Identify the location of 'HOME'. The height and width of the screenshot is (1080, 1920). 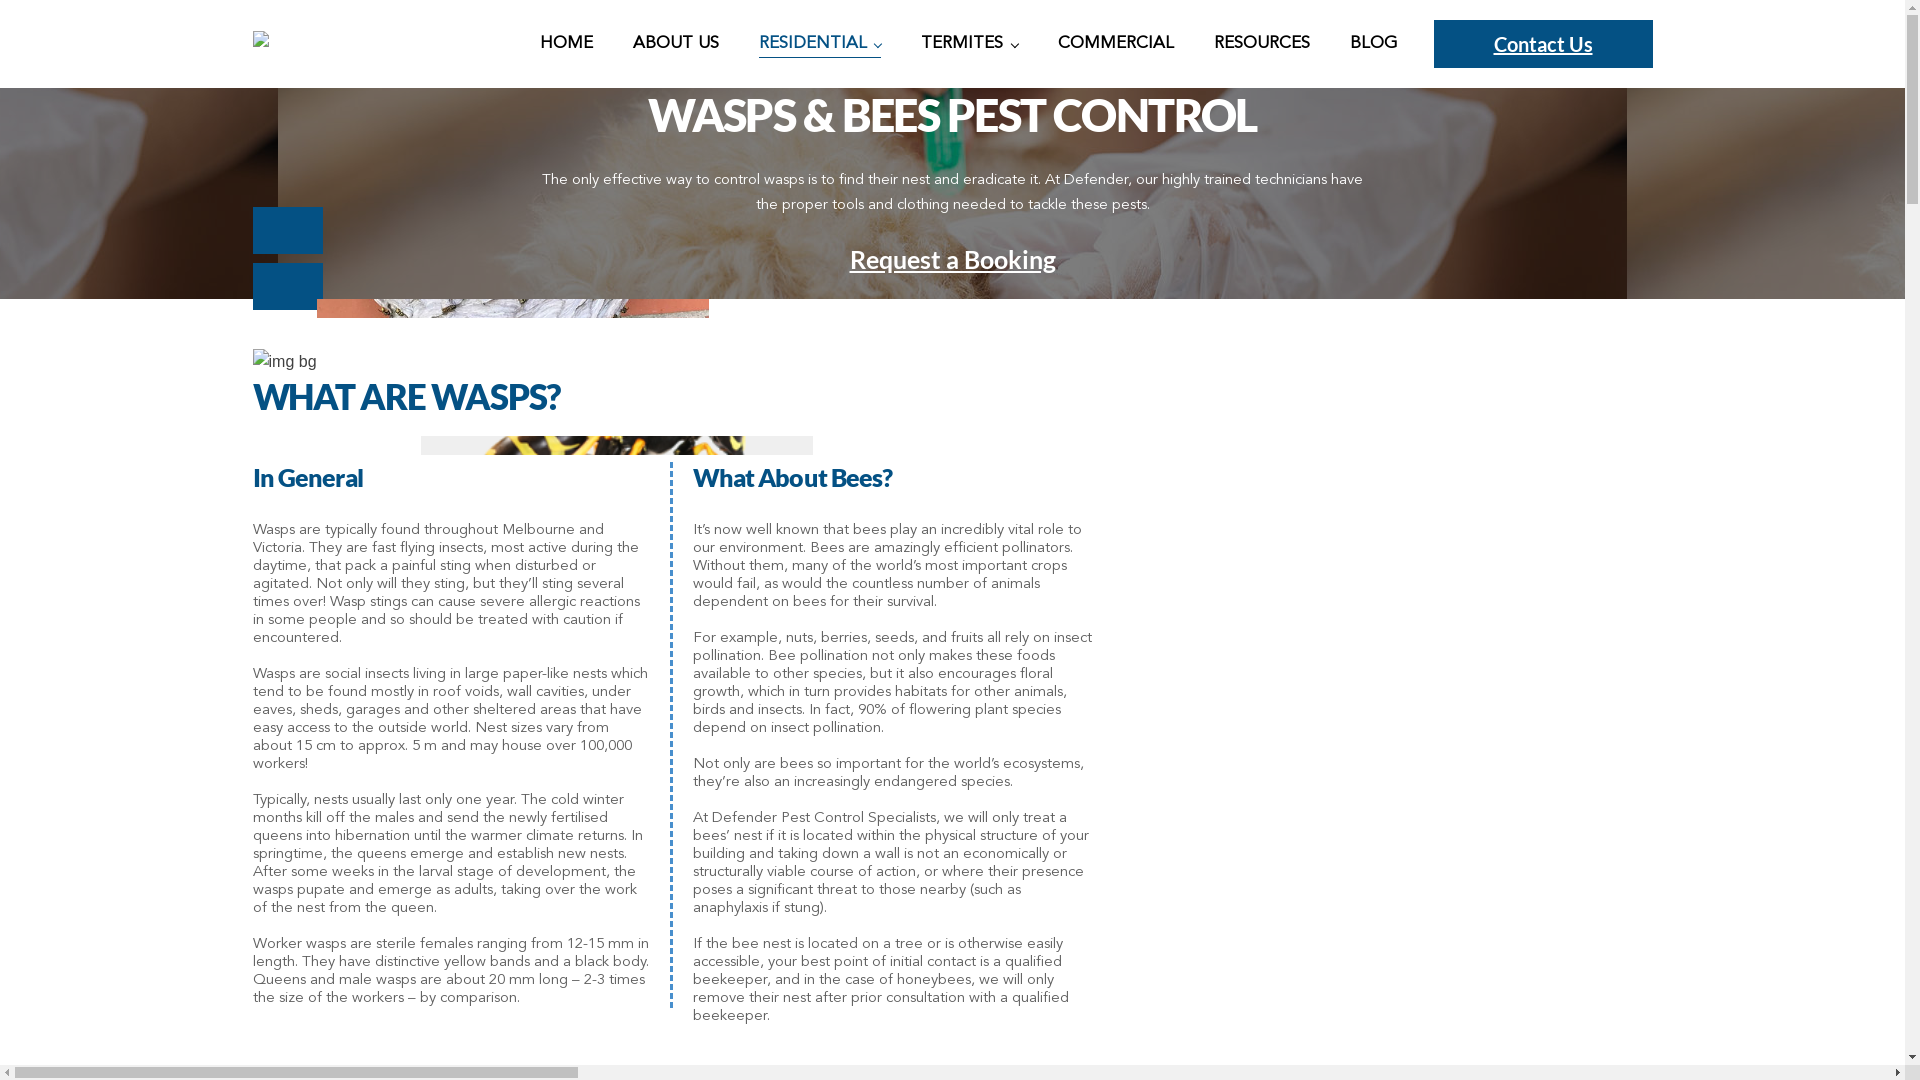
(565, 43).